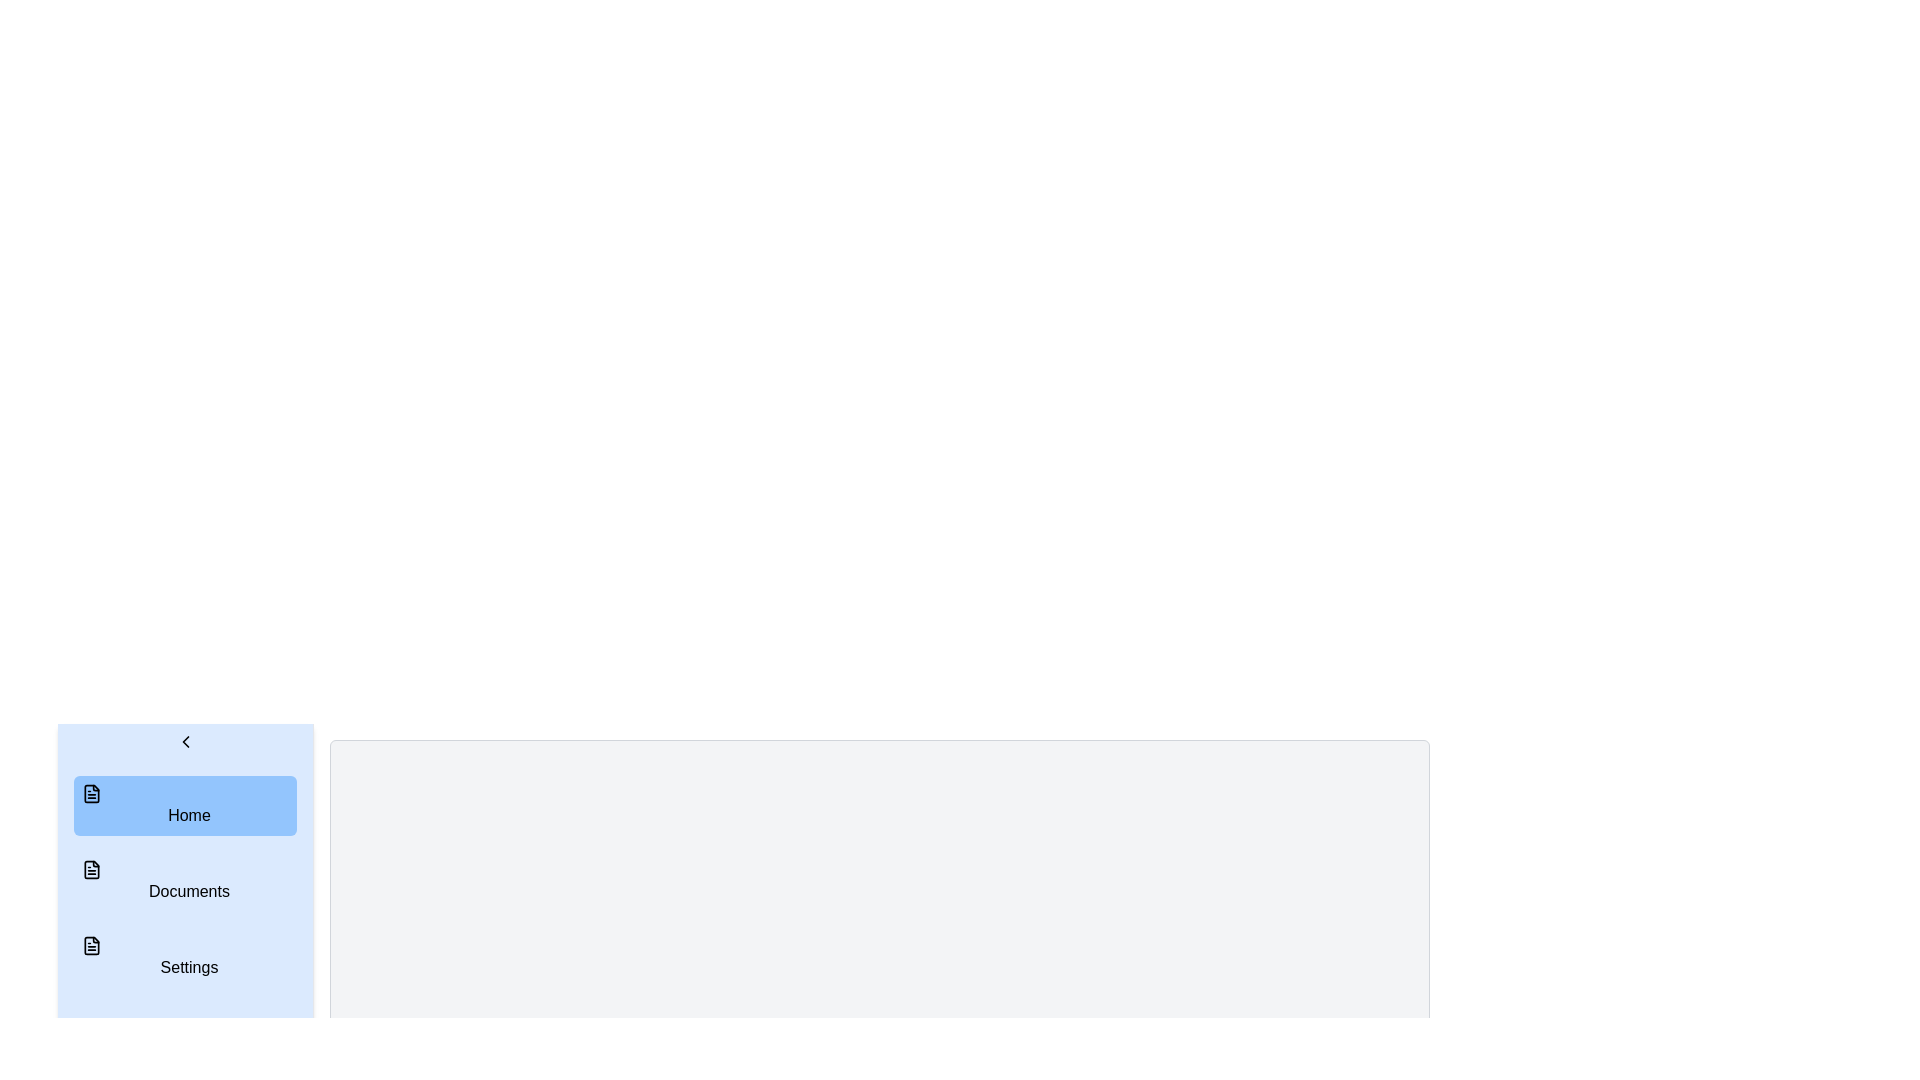 The height and width of the screenshot is (1080, 1920). Describe the element at coordinates (90, 793) in the screenshot. I see `the document icon with a blue background located in the left-hand navigation menu, next to the label 'Home'` at that location.